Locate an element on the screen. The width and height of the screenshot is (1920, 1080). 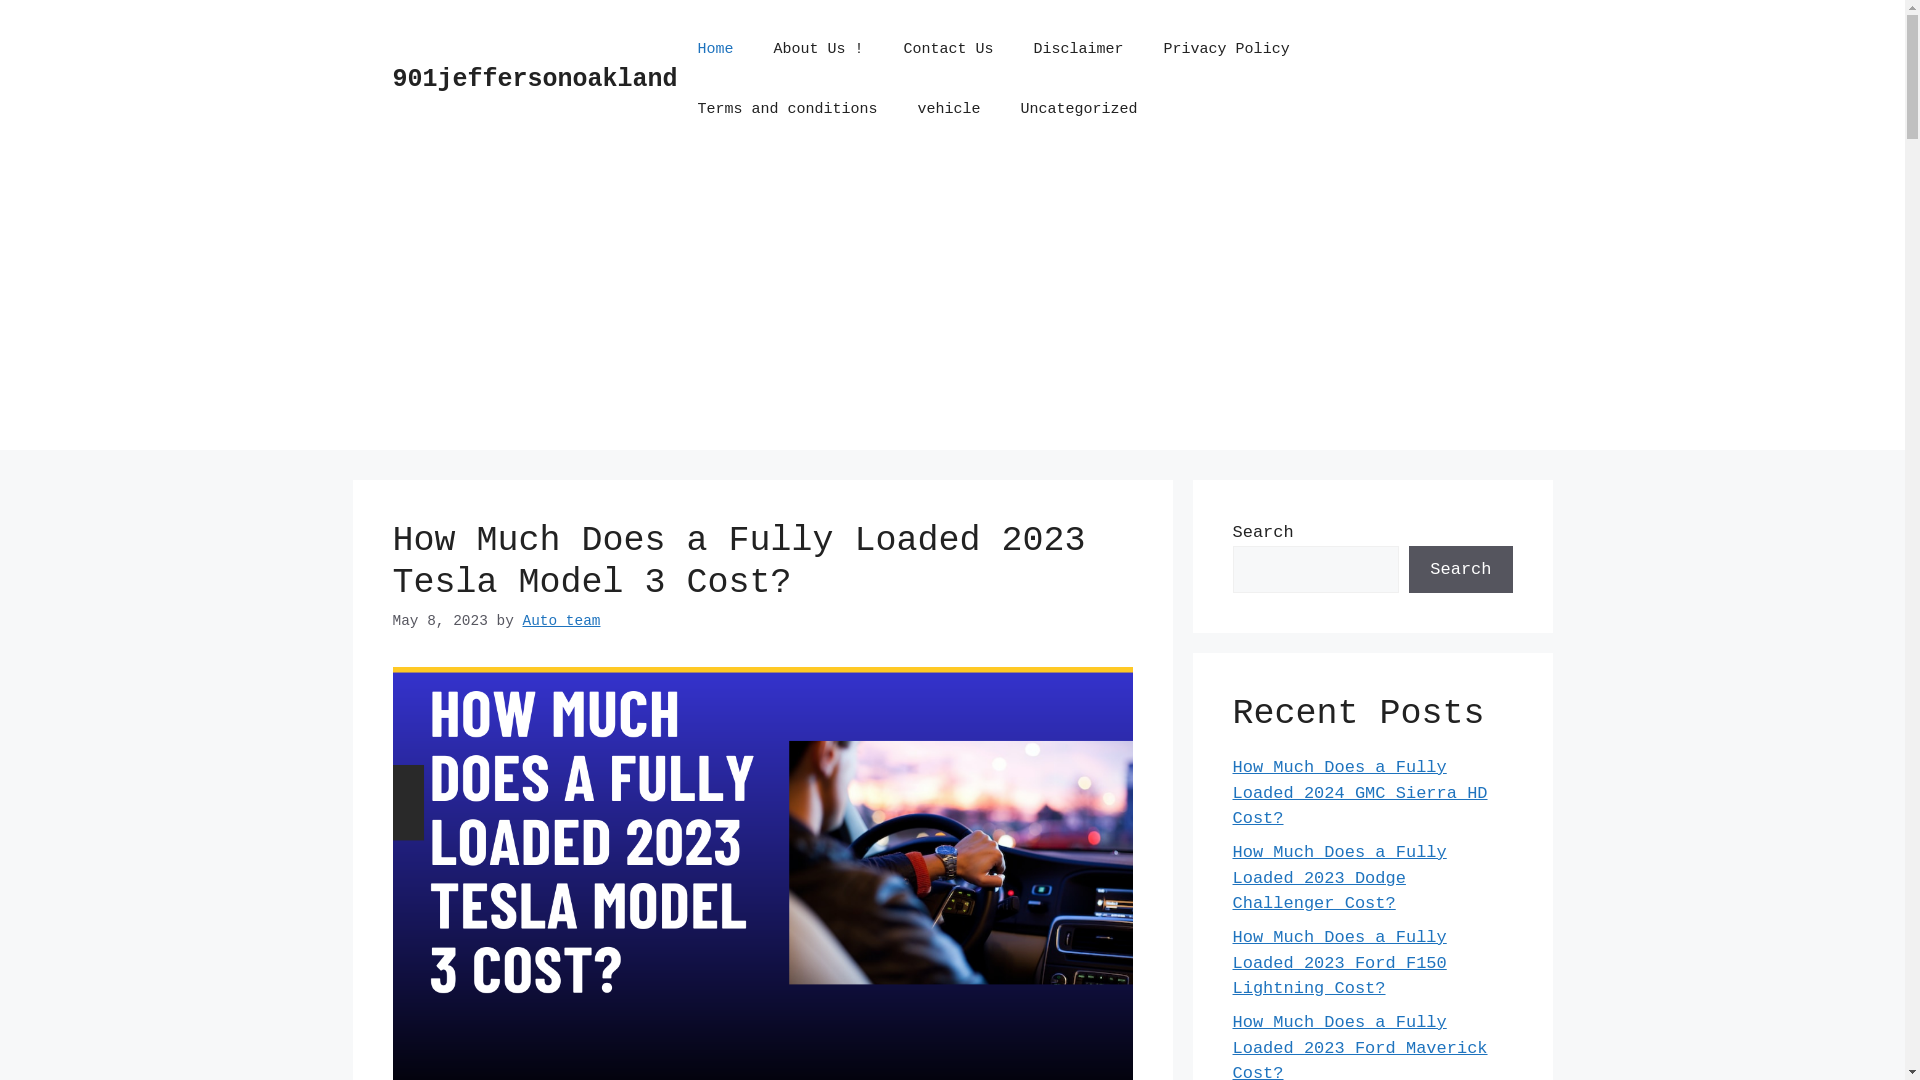
'vehicle' is located at coordinates (948, 110).